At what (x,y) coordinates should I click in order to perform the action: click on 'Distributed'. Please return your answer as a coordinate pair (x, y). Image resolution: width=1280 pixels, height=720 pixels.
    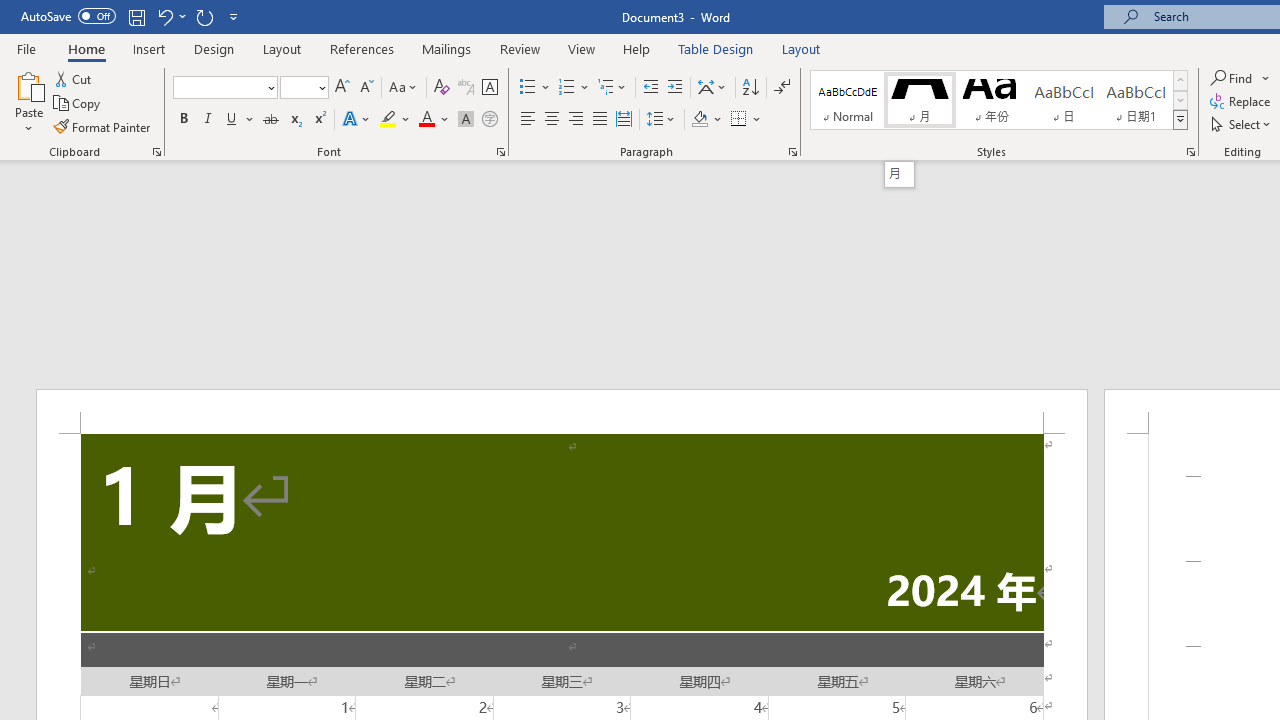
    Looking at the image, I should click on (623, 119).